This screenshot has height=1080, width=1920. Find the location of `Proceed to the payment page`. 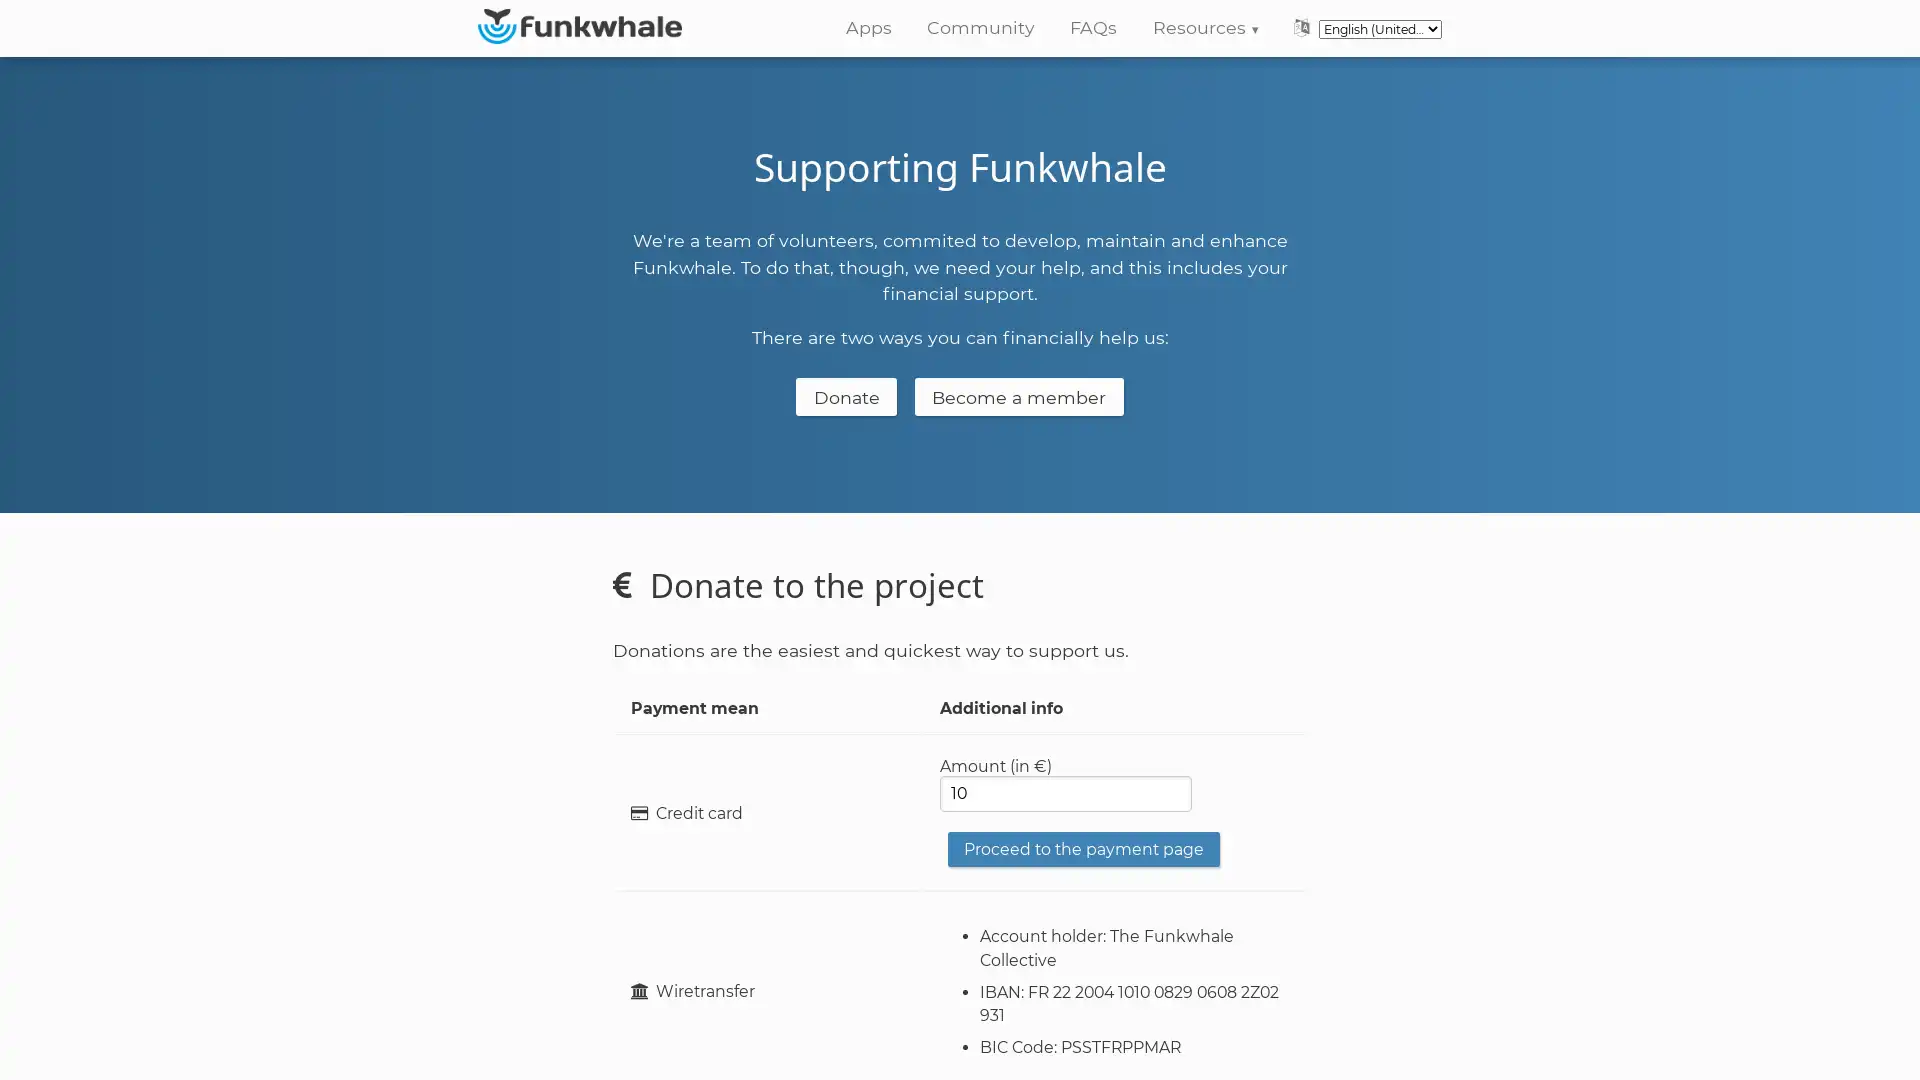

Proceed to the payment page is located at coordinates (1082, 848).